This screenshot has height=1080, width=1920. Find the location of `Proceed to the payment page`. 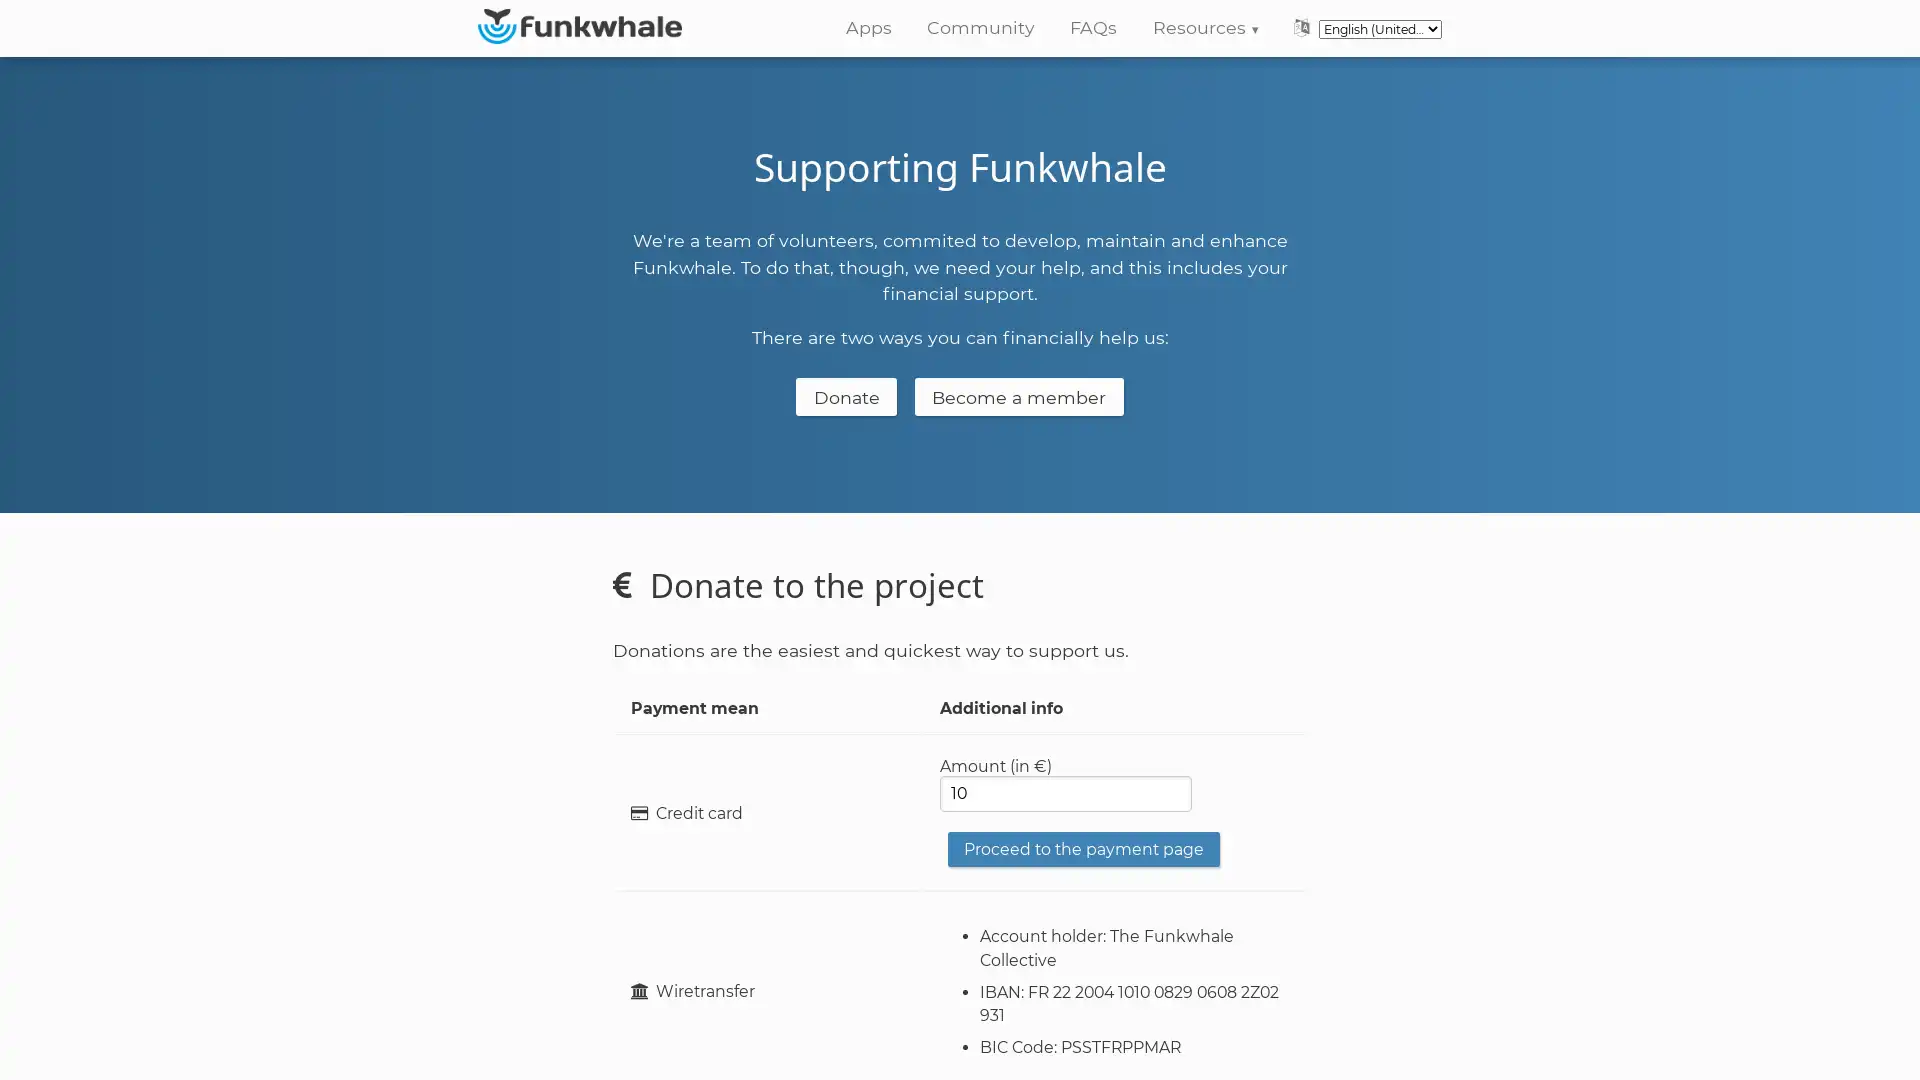

Proceed to the payment page is located at coordinates (1082, 848).